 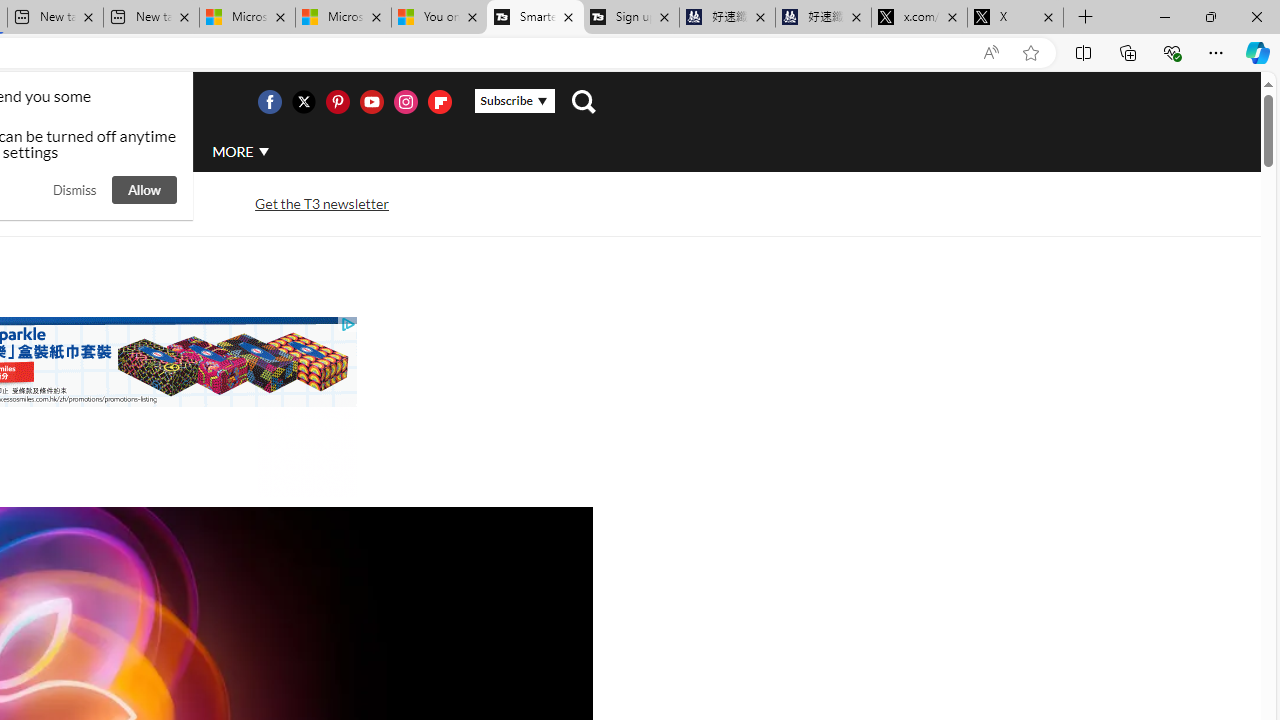 I want to click on 'Visit us on Pintrest', so click(x=337, y=101).